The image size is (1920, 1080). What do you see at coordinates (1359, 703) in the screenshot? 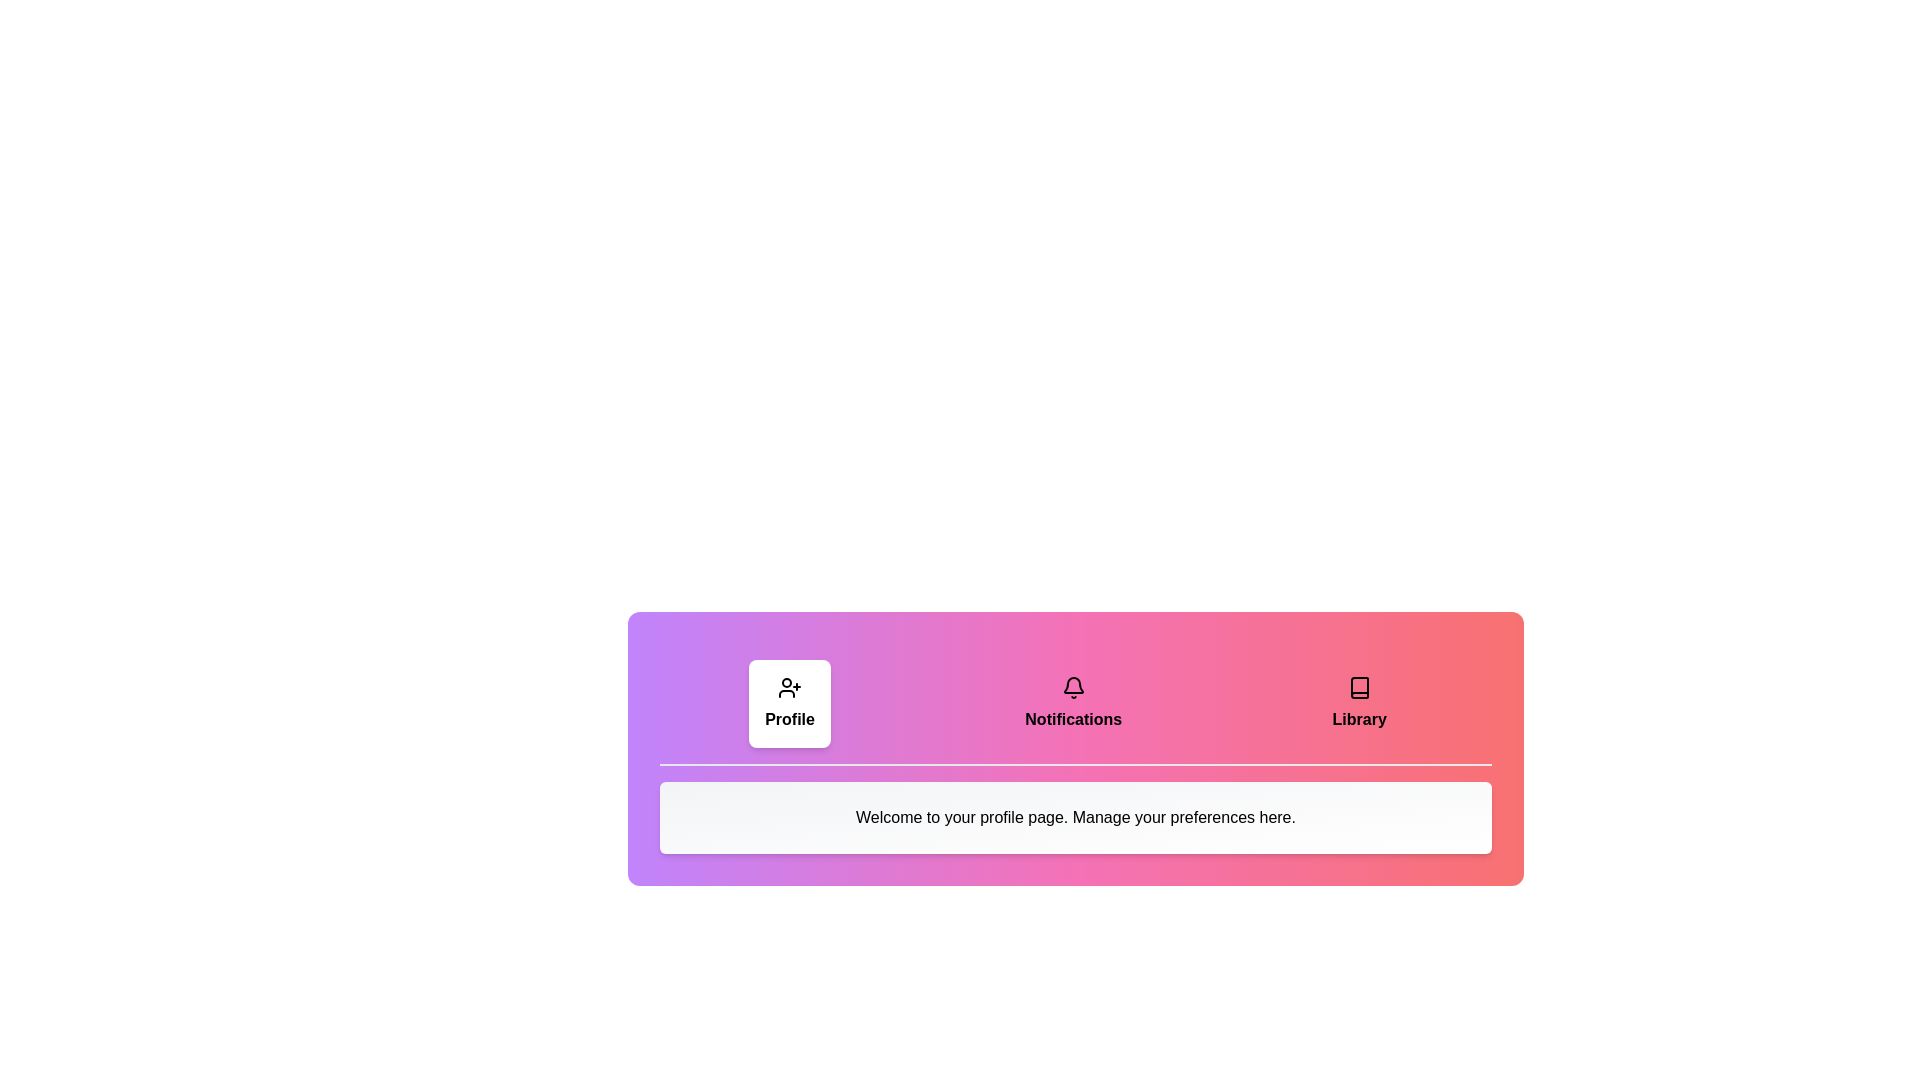
I see `the tab named Library by clicking on its button` at bounding box center [1359, 703].